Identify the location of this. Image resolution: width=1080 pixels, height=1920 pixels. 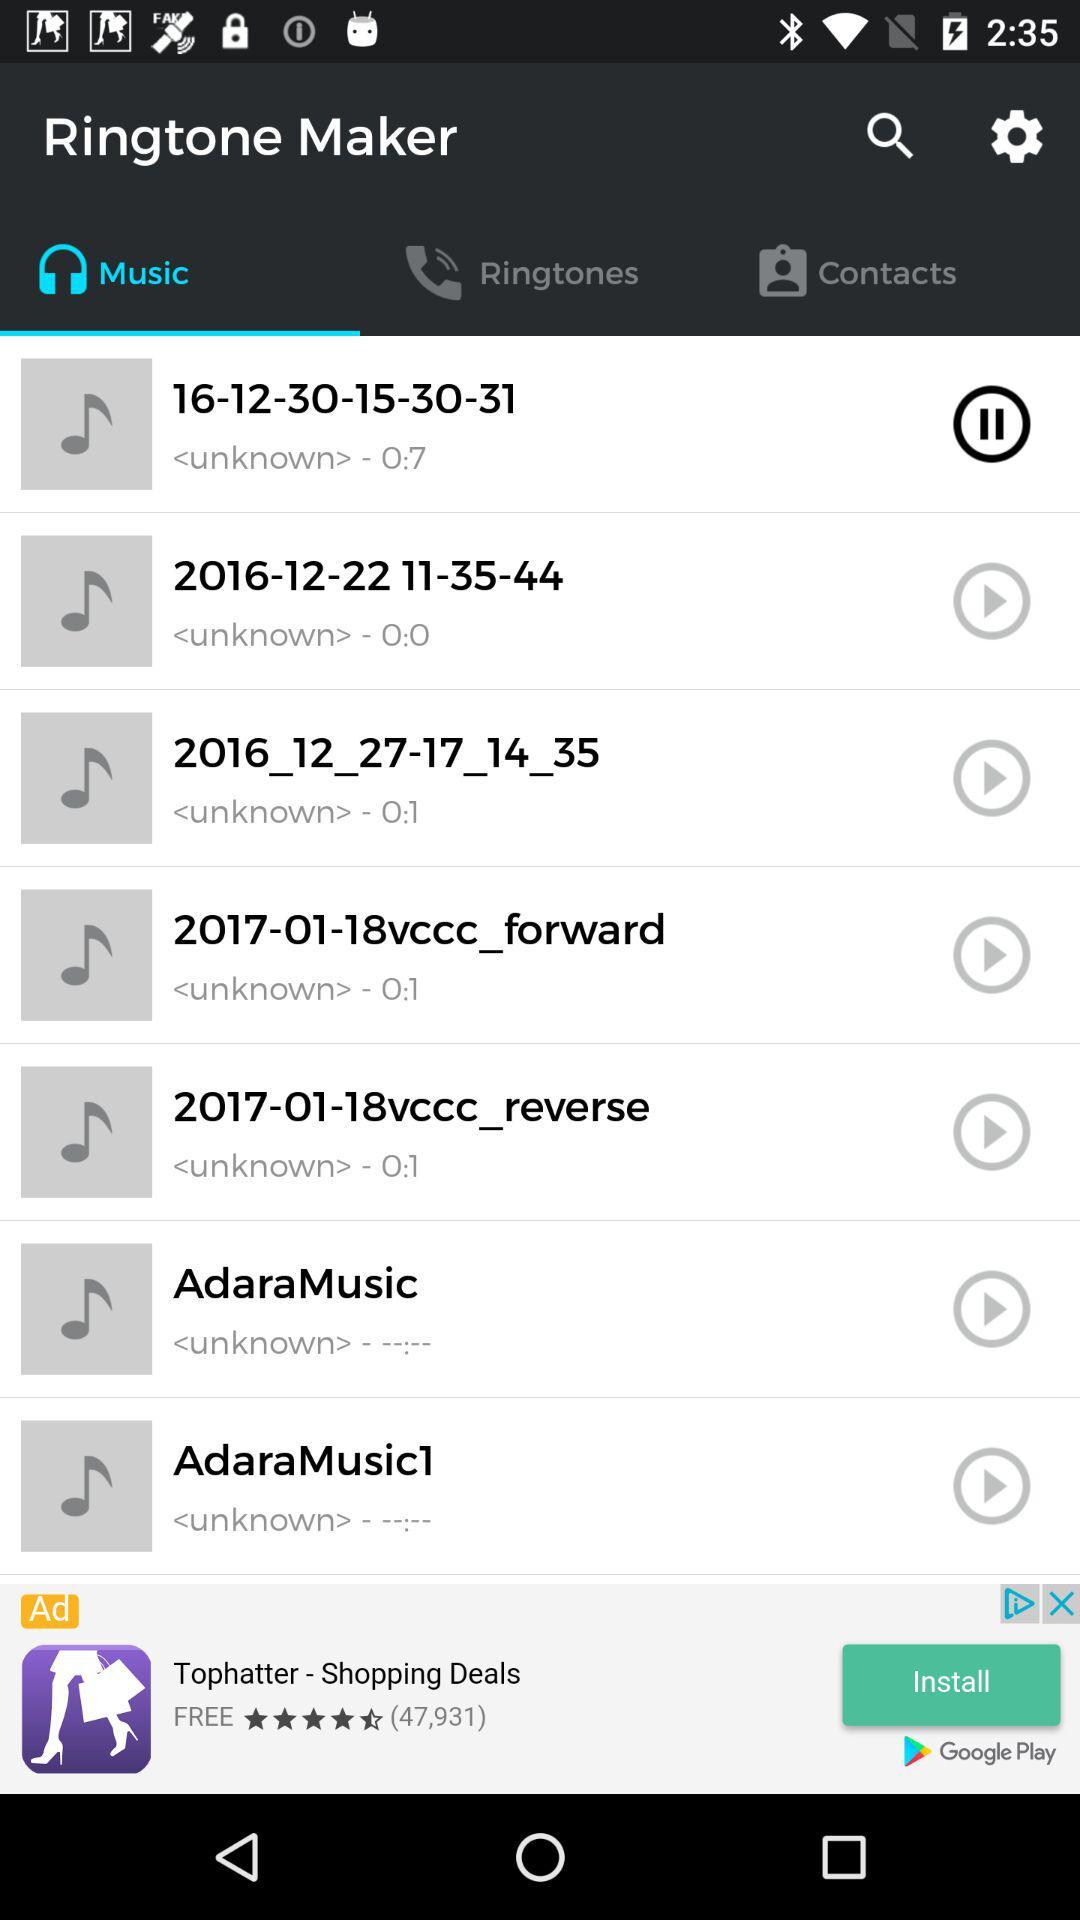
(991, 1132).